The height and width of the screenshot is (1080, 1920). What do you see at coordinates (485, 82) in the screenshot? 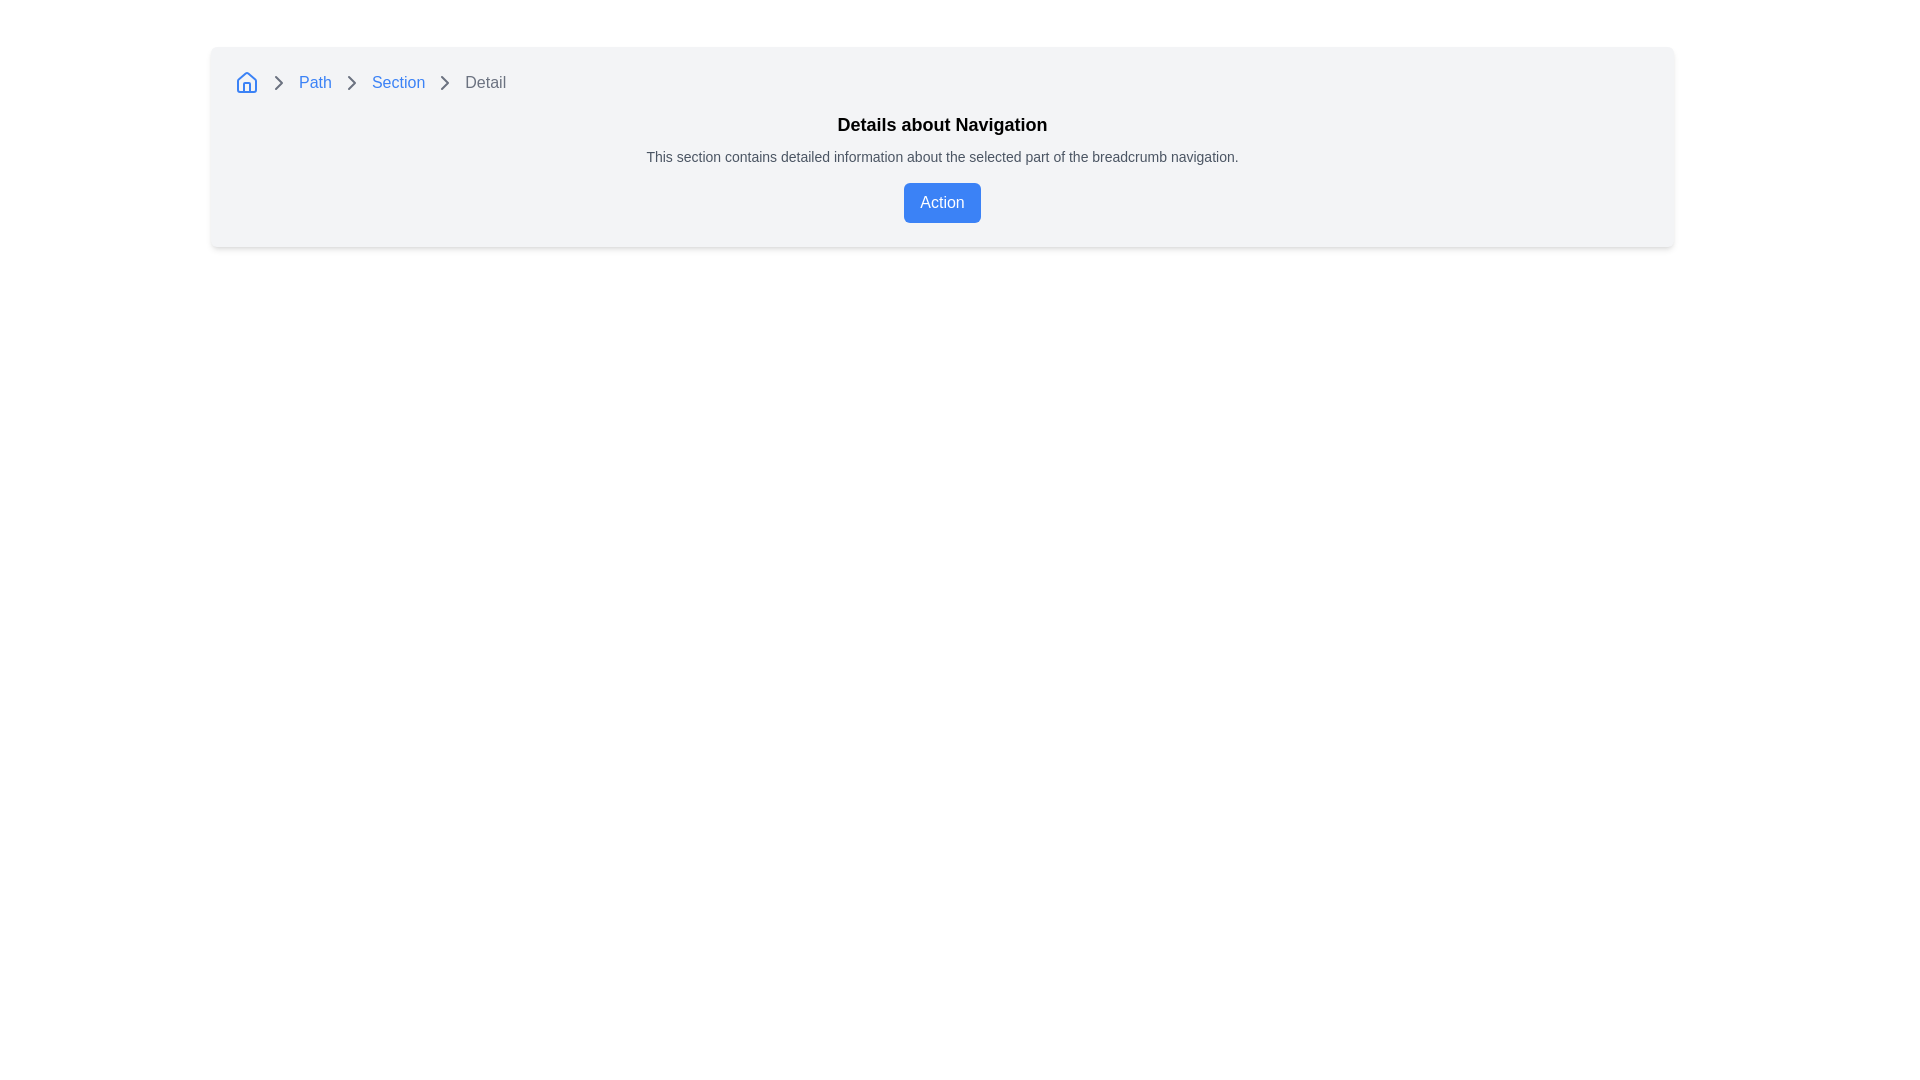
I see `the Text label in the breadcrumb navigation at the top-left of the interface, which indicates the current page or section` at bounding box center [485, 82].